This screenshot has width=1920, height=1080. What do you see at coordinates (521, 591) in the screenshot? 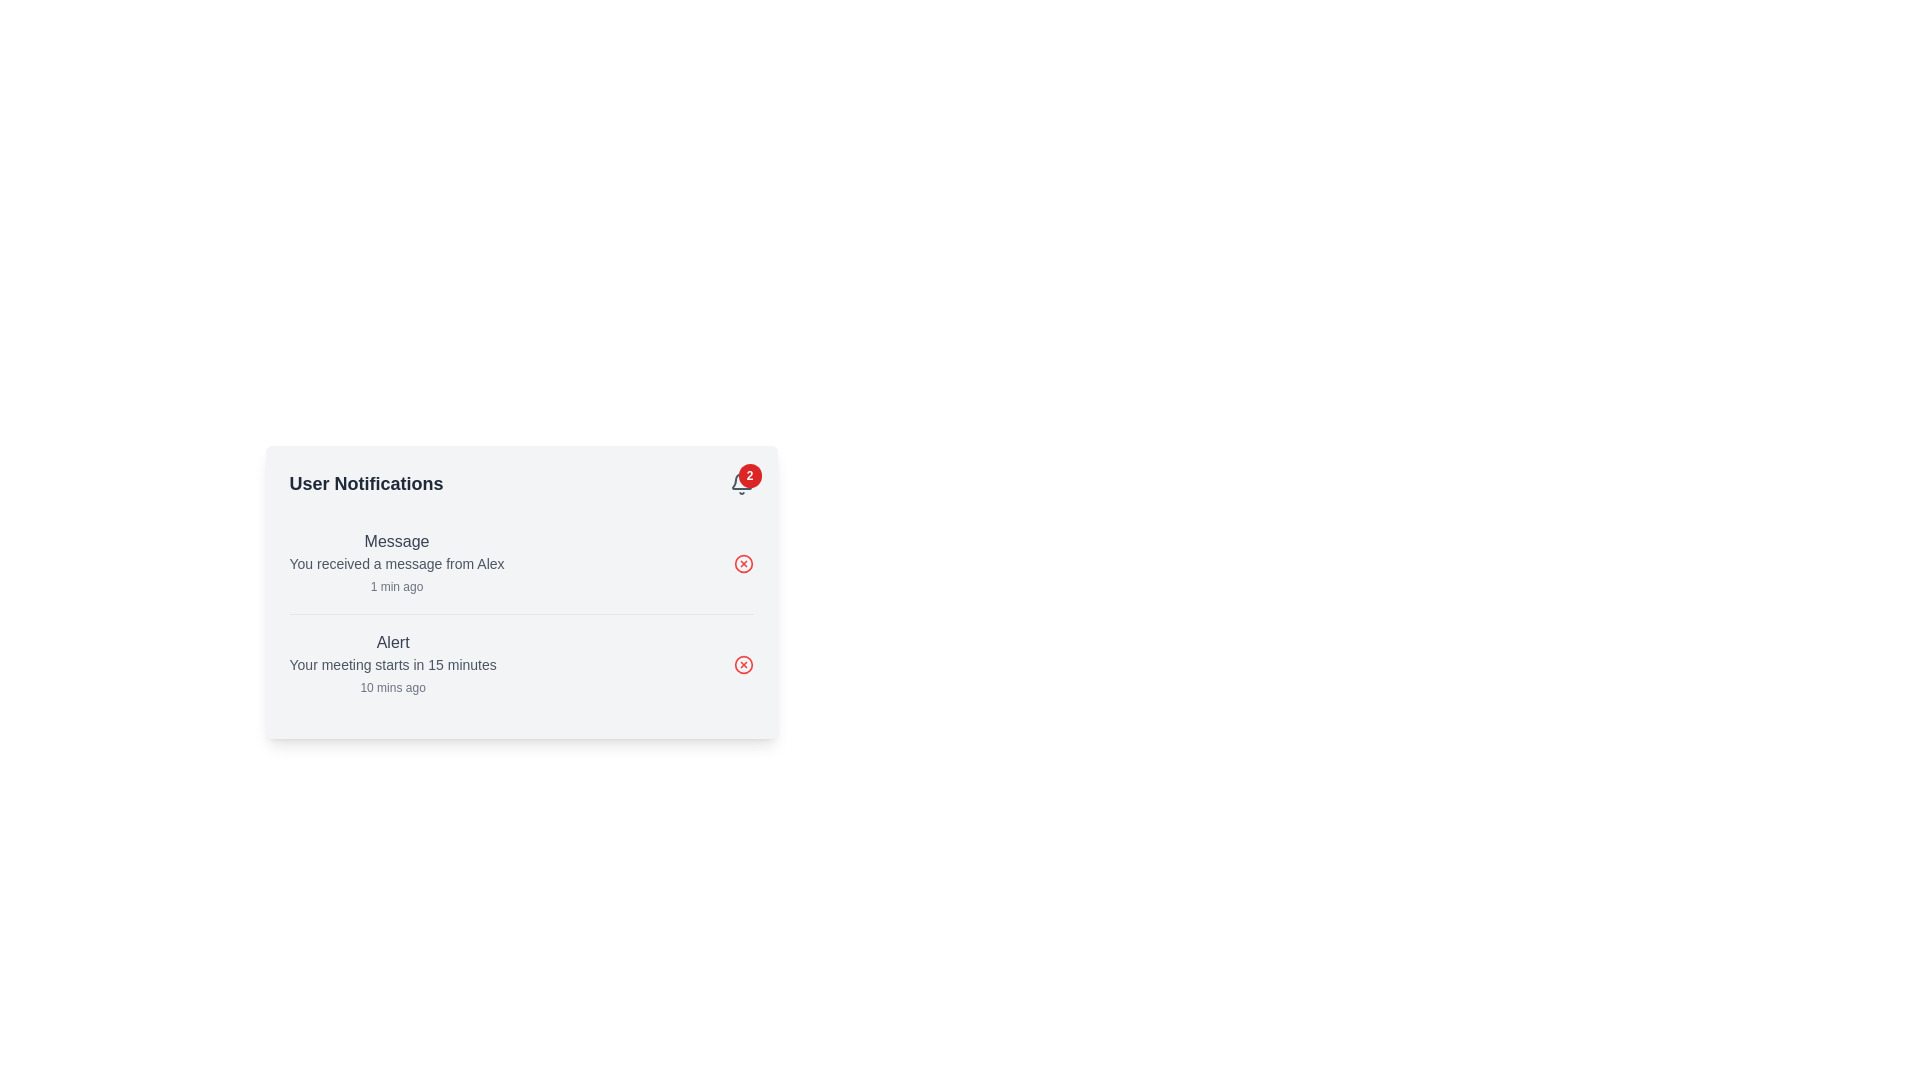
I see `the interactive elements within the 'User Notifications' card, which features a light grey background and contains notifications with titles, descriptions, and timestamps` at bounding box center [521, 591].